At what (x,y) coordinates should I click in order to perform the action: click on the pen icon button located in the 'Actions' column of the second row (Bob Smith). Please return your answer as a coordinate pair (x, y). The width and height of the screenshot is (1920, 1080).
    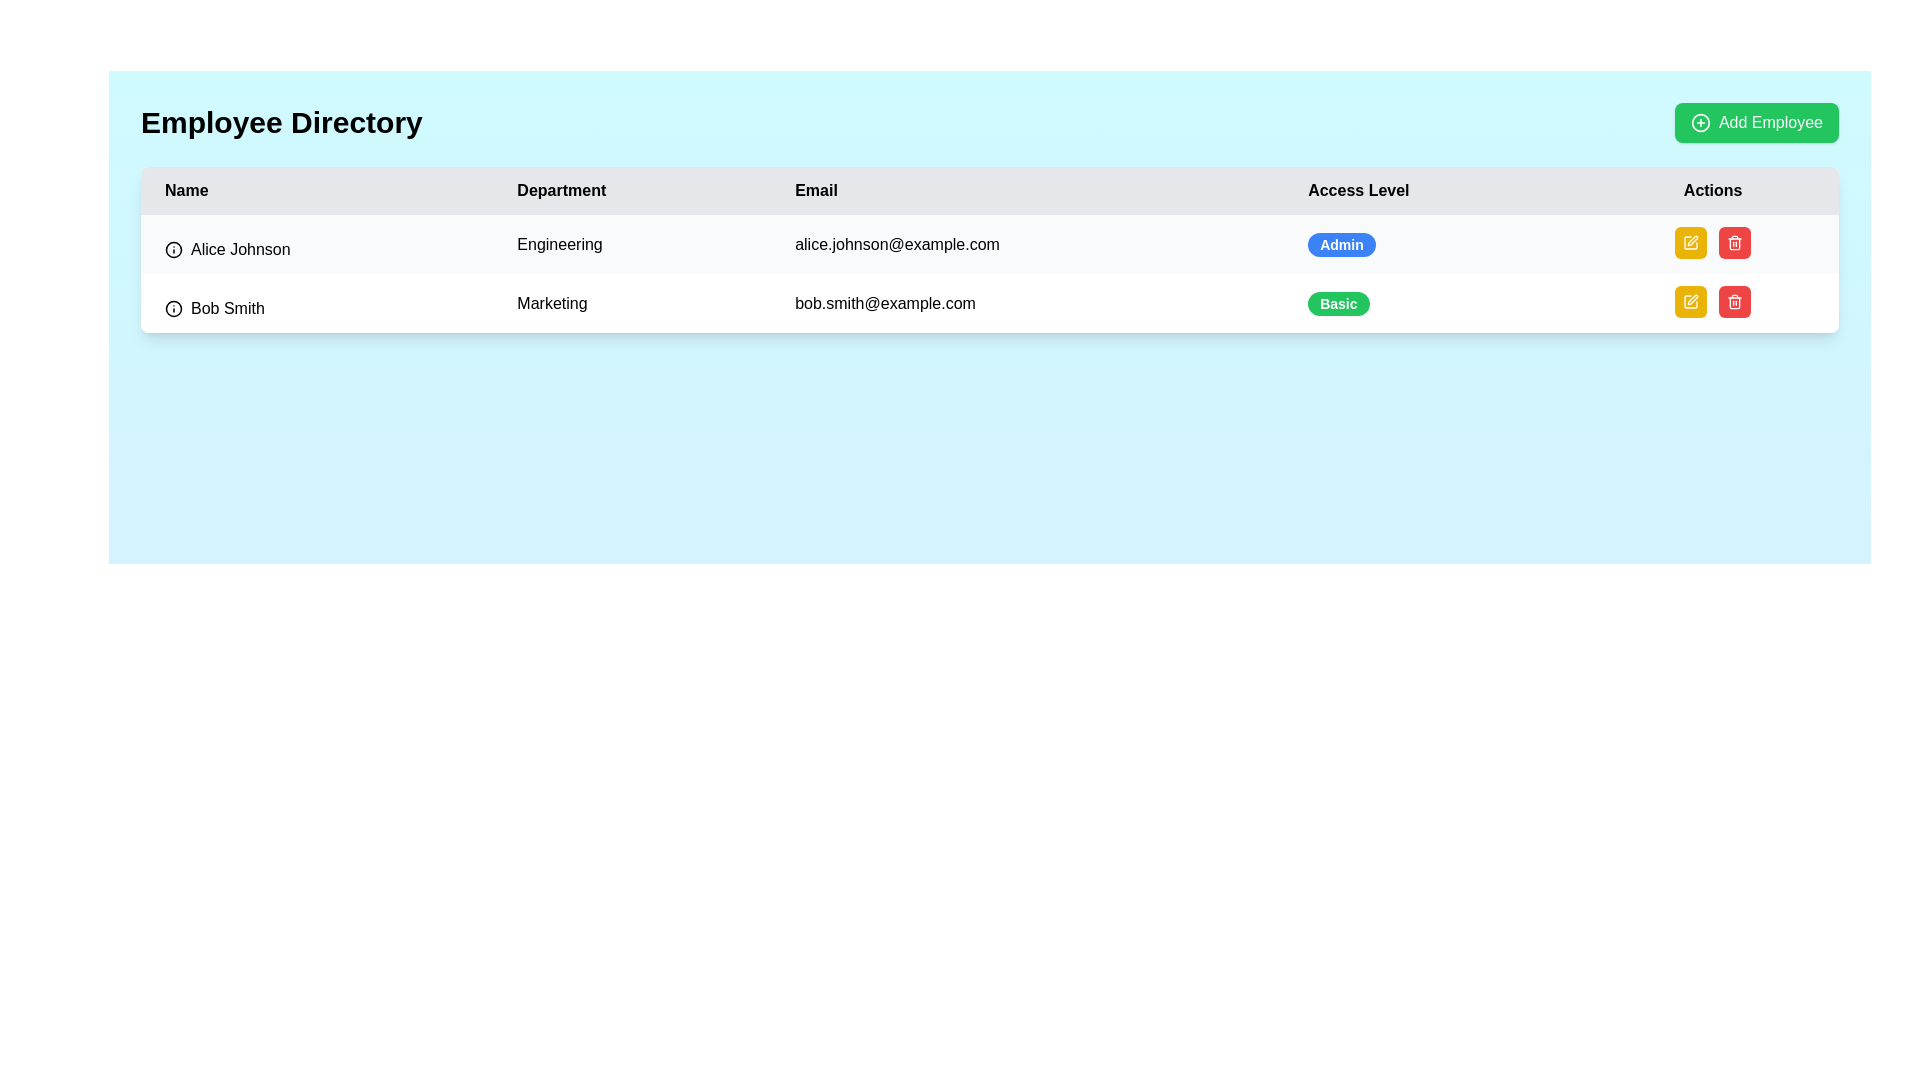
    Looking at the image, I should click on (1690, 301).